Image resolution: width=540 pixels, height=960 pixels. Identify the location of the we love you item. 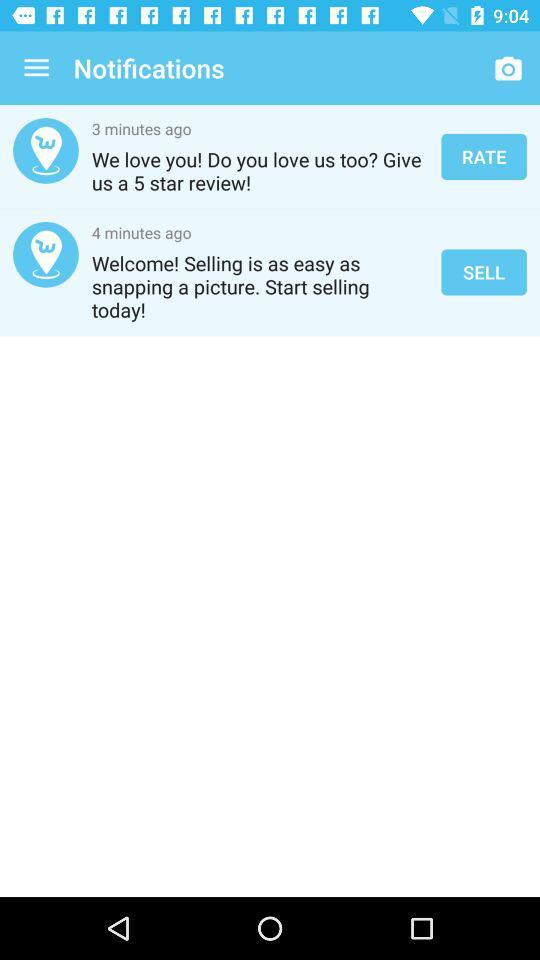
(260, 170).